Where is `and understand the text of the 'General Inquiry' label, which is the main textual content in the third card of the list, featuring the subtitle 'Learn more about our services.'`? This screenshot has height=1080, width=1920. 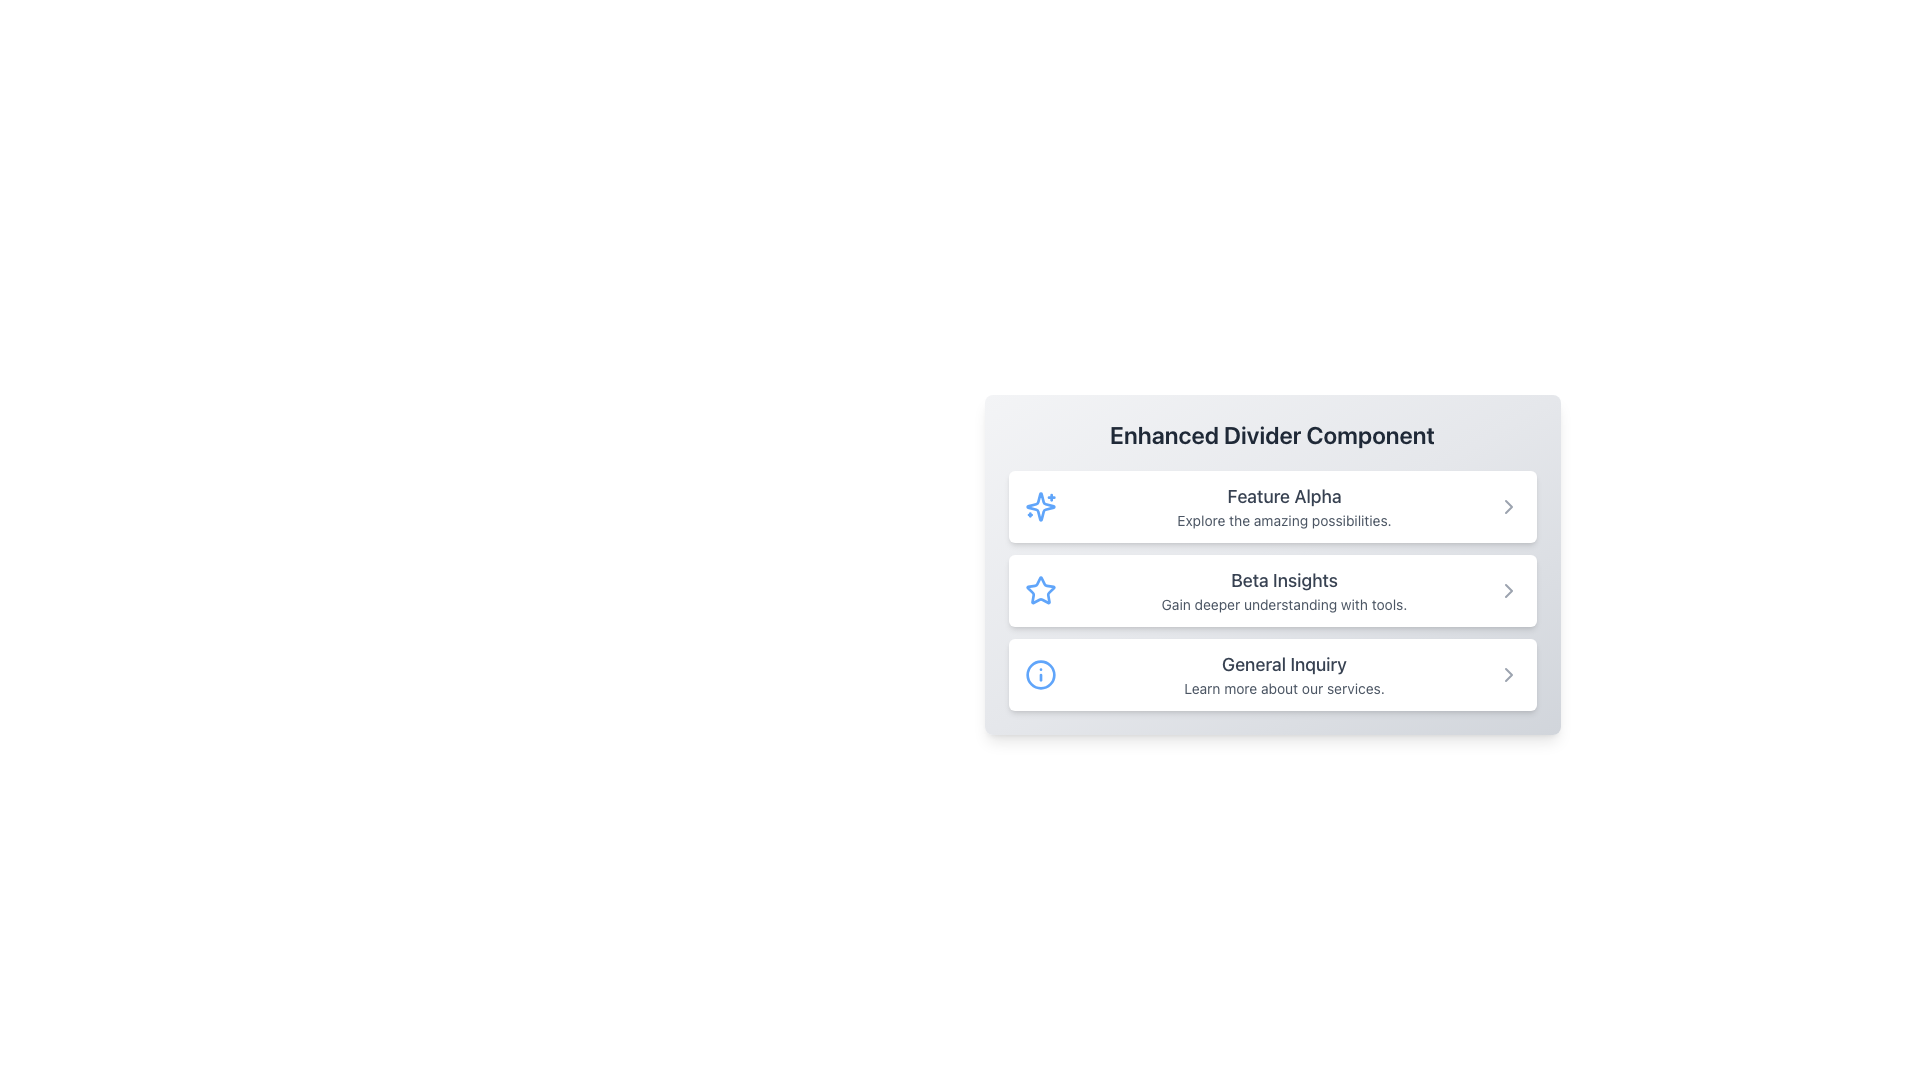 and understand the text of the 'General Inquiry' label, which is the main textual content in the third card of the list, featuring the subtitle 'Learn more about our services.' is located at coordinates (1284, 675).